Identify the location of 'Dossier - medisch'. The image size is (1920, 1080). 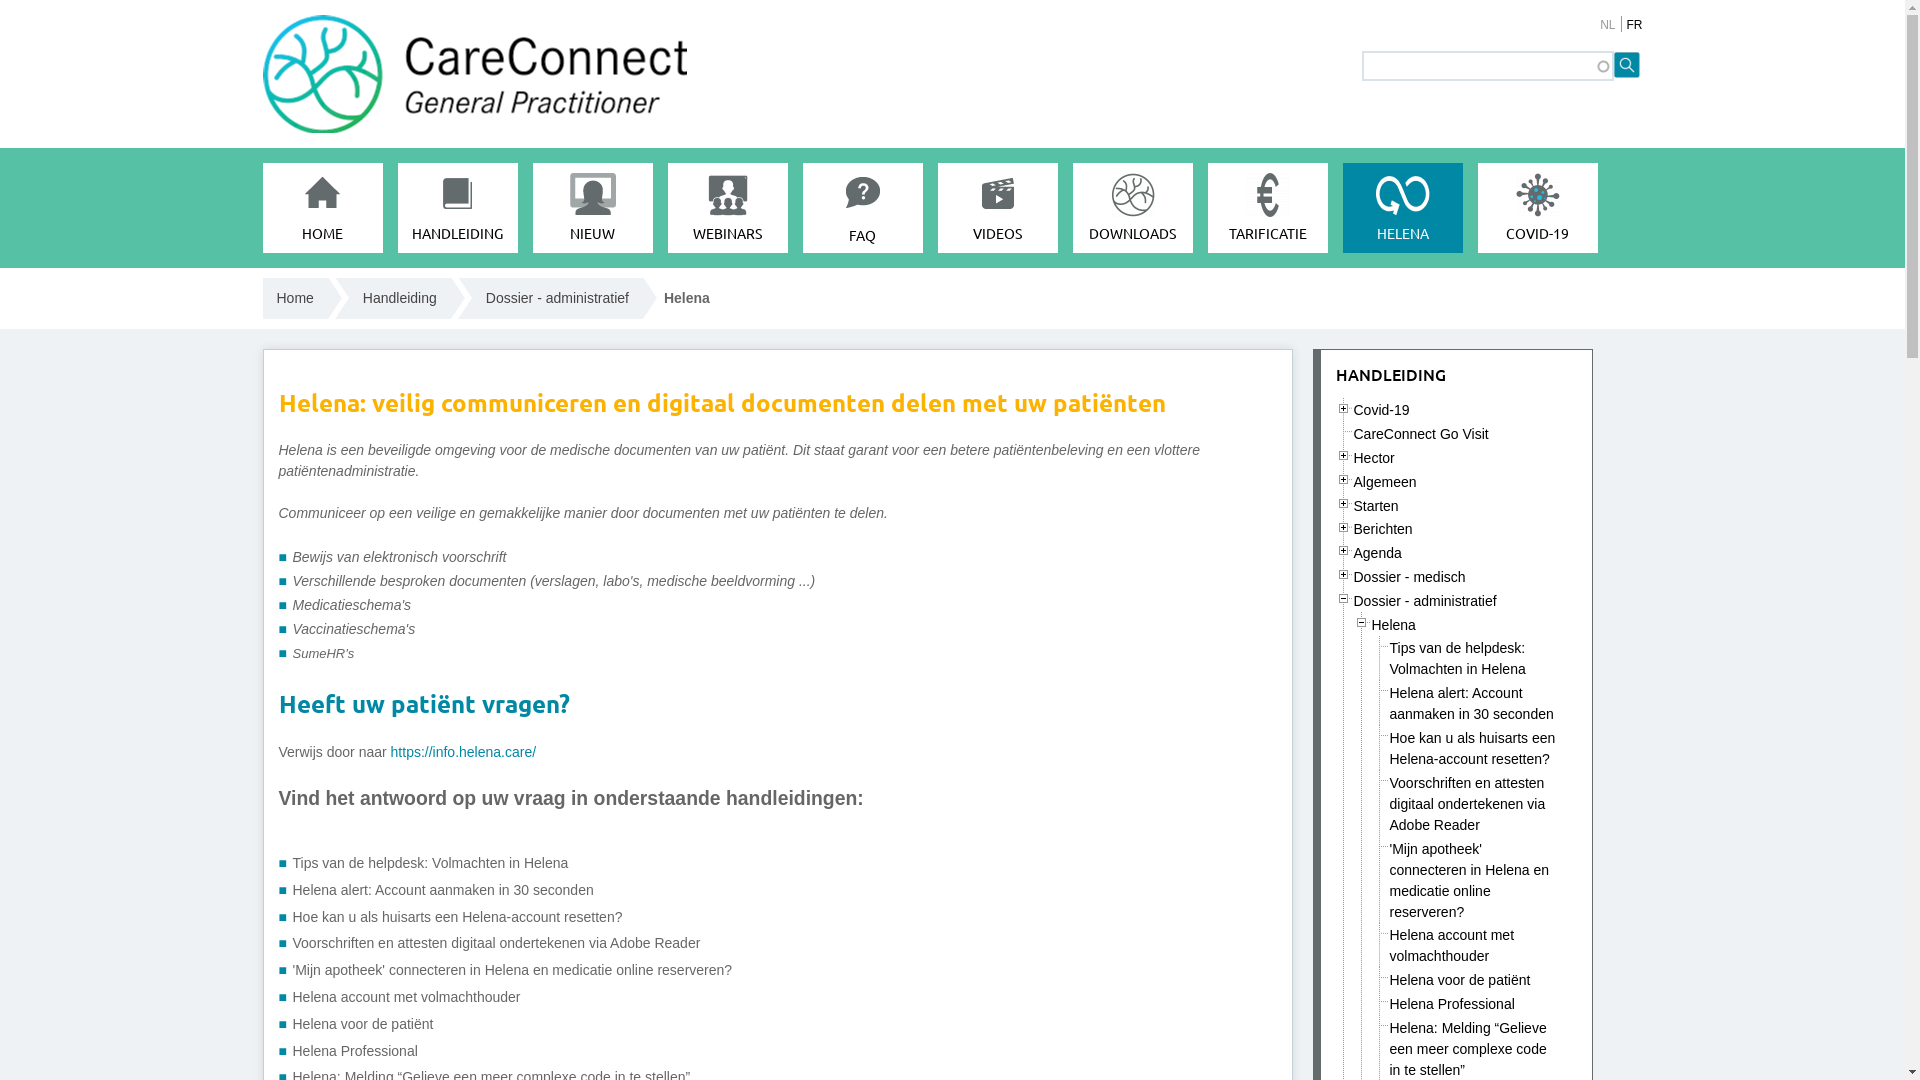
(1409, 577).